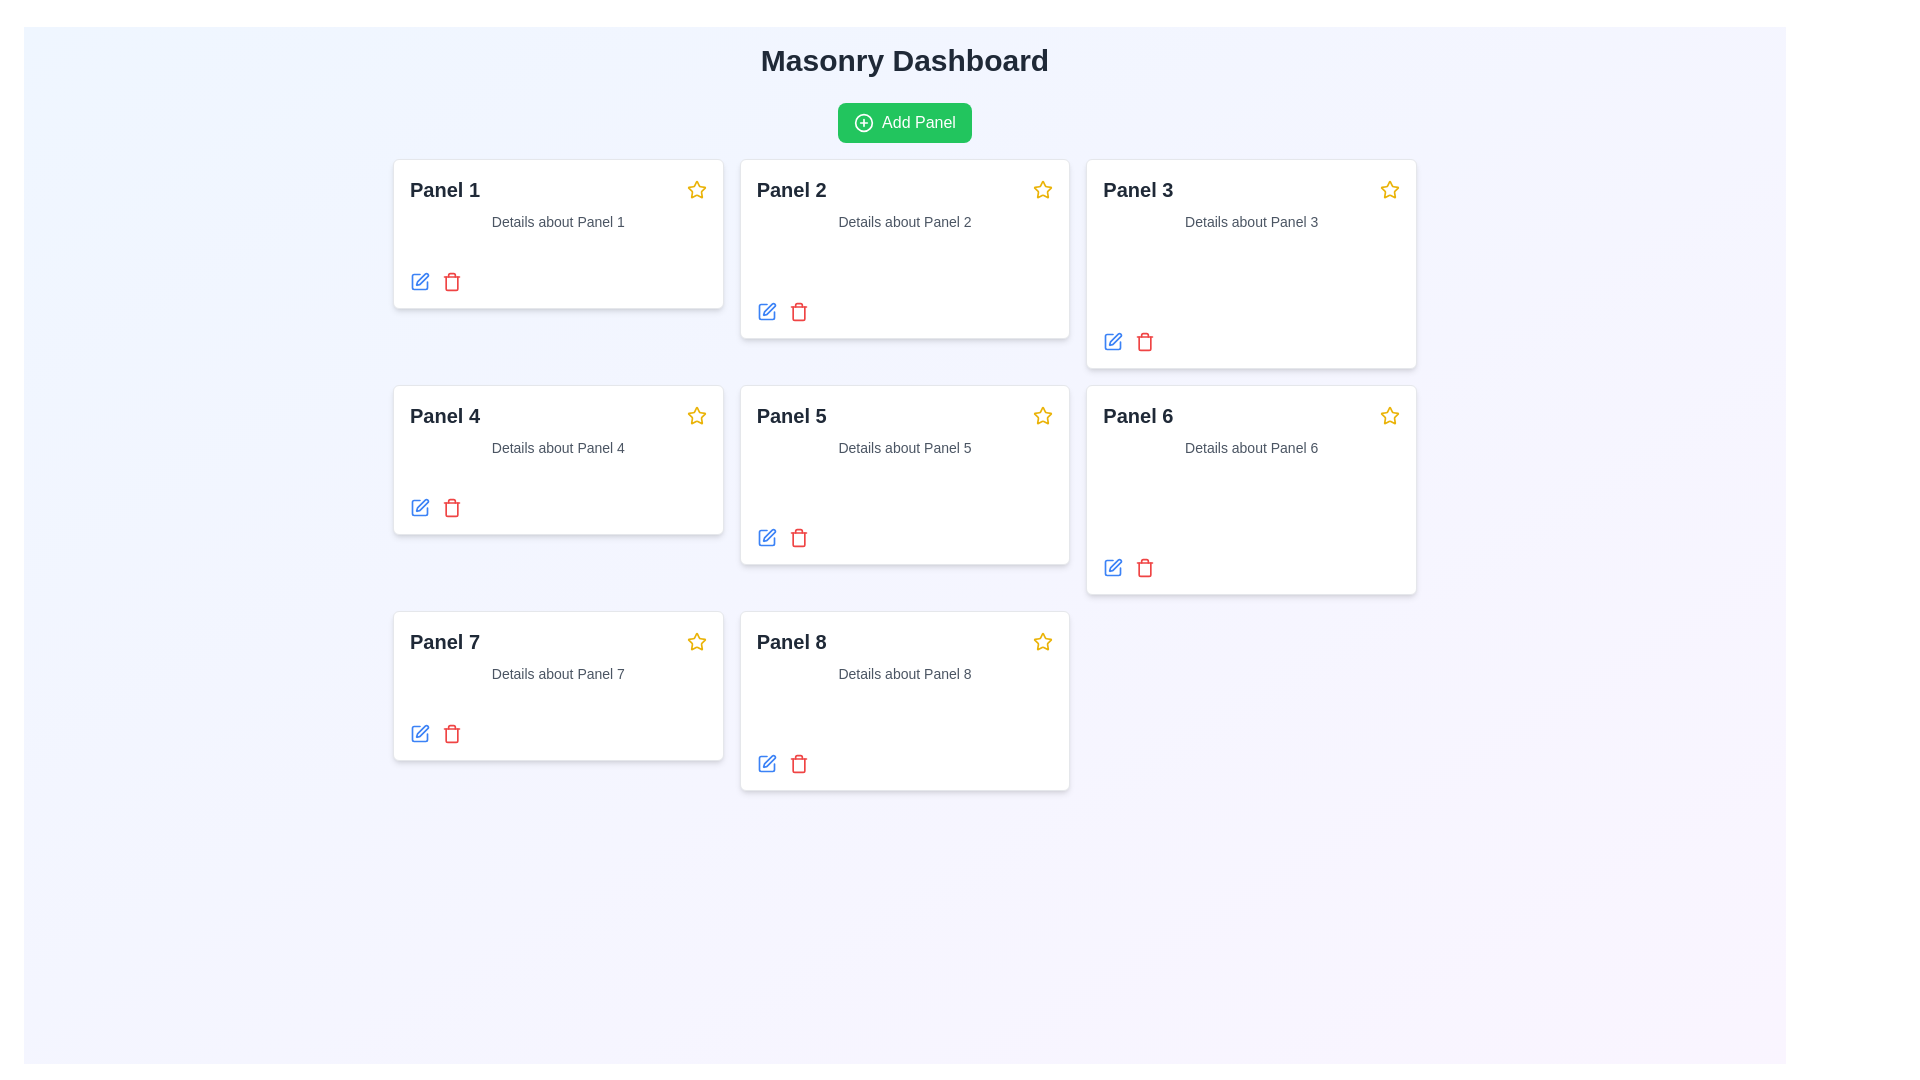 The width and height of the screenshot is (1920, 1080). I want to click on the 'Panel 6' card component in the dashboard, so click(1250, 489).